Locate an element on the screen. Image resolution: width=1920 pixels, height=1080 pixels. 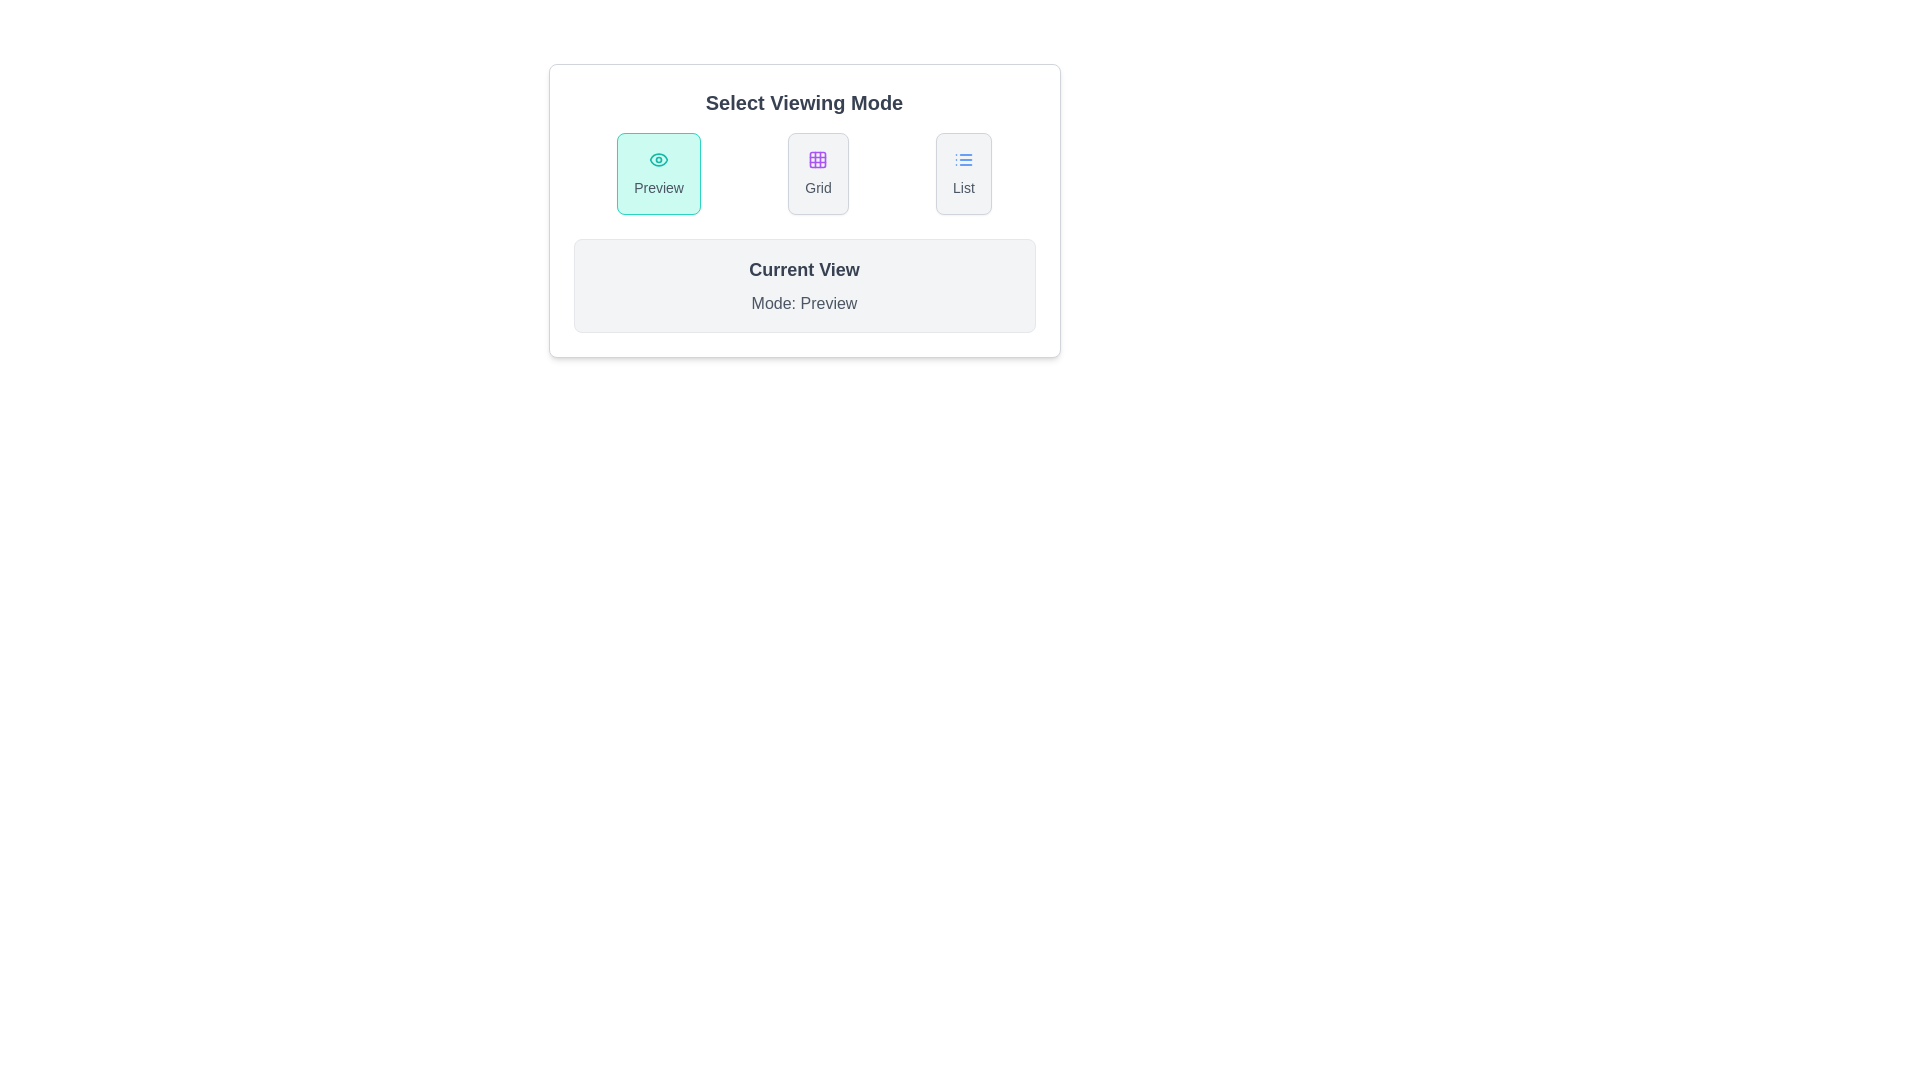
the teal eye icon within the 'Preview' mode selection button is located at coordinates (659, 158).